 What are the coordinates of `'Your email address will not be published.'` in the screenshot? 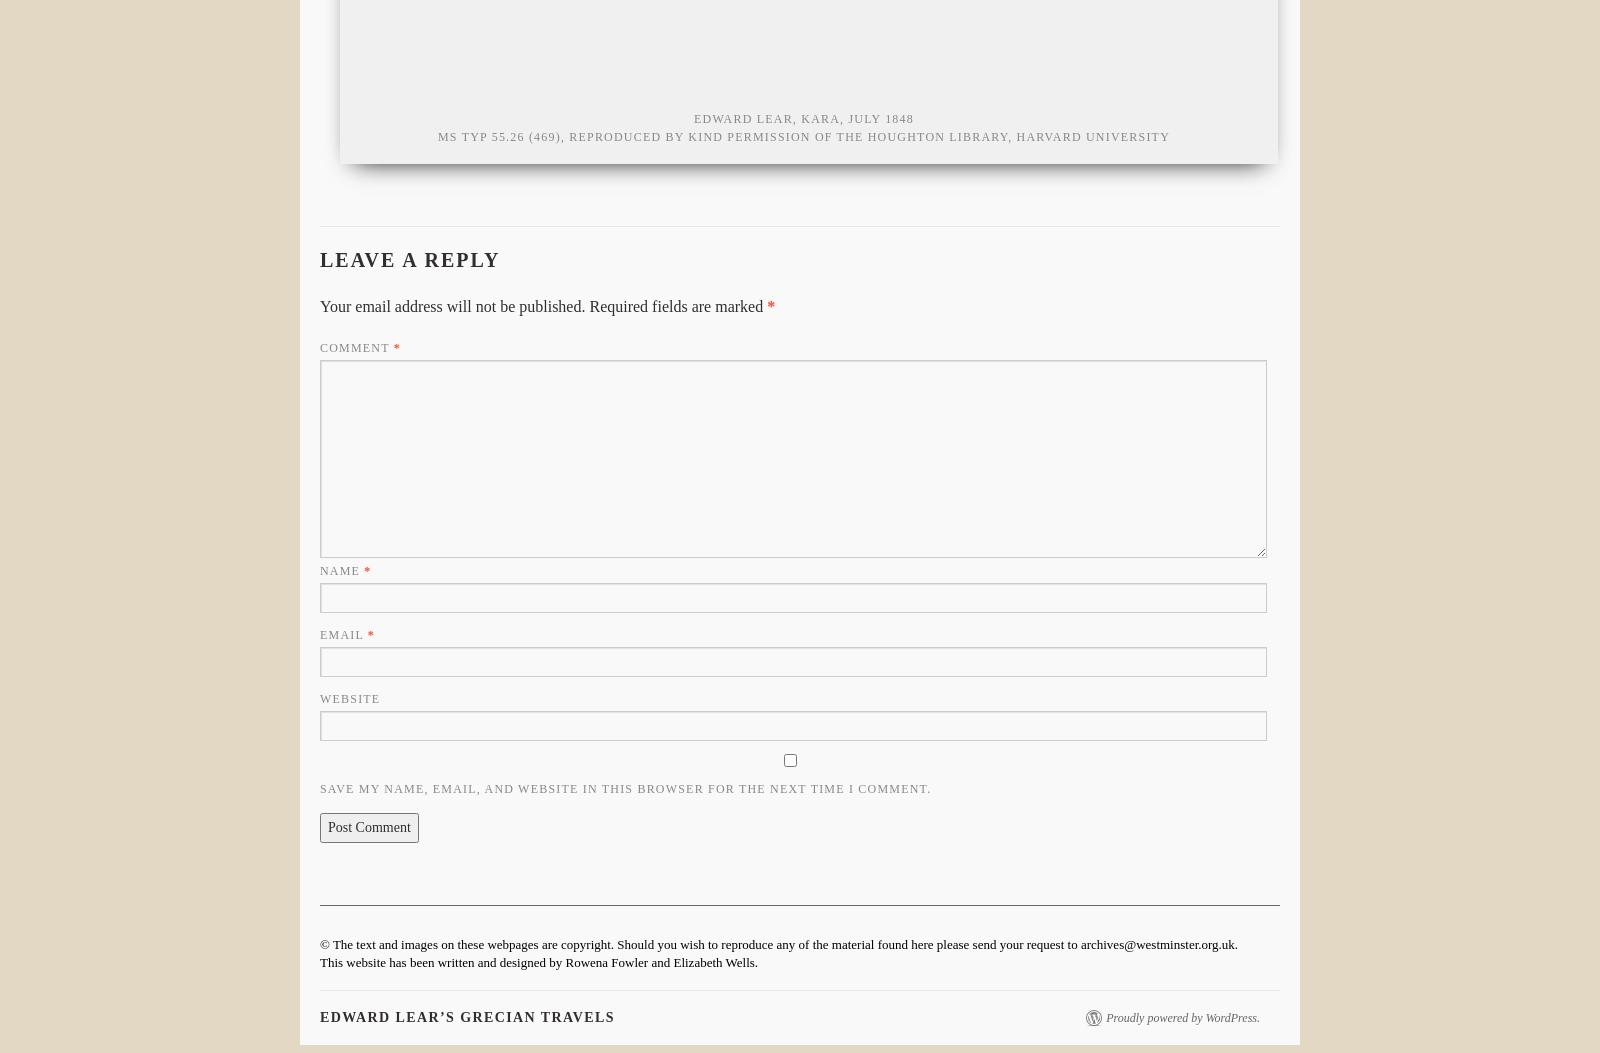 It's located at (320, 306).